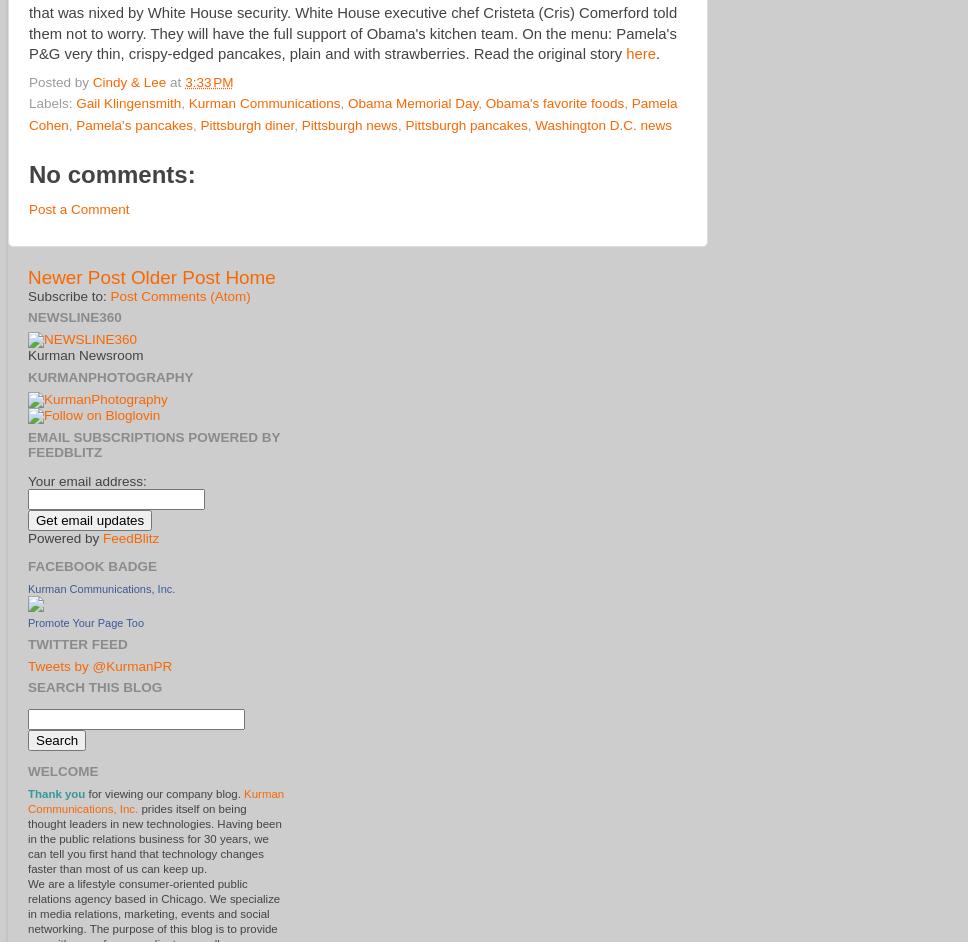  Describe the element at coordinates (55, 794) in the screenshot. I see `'Thank you'` at that location.